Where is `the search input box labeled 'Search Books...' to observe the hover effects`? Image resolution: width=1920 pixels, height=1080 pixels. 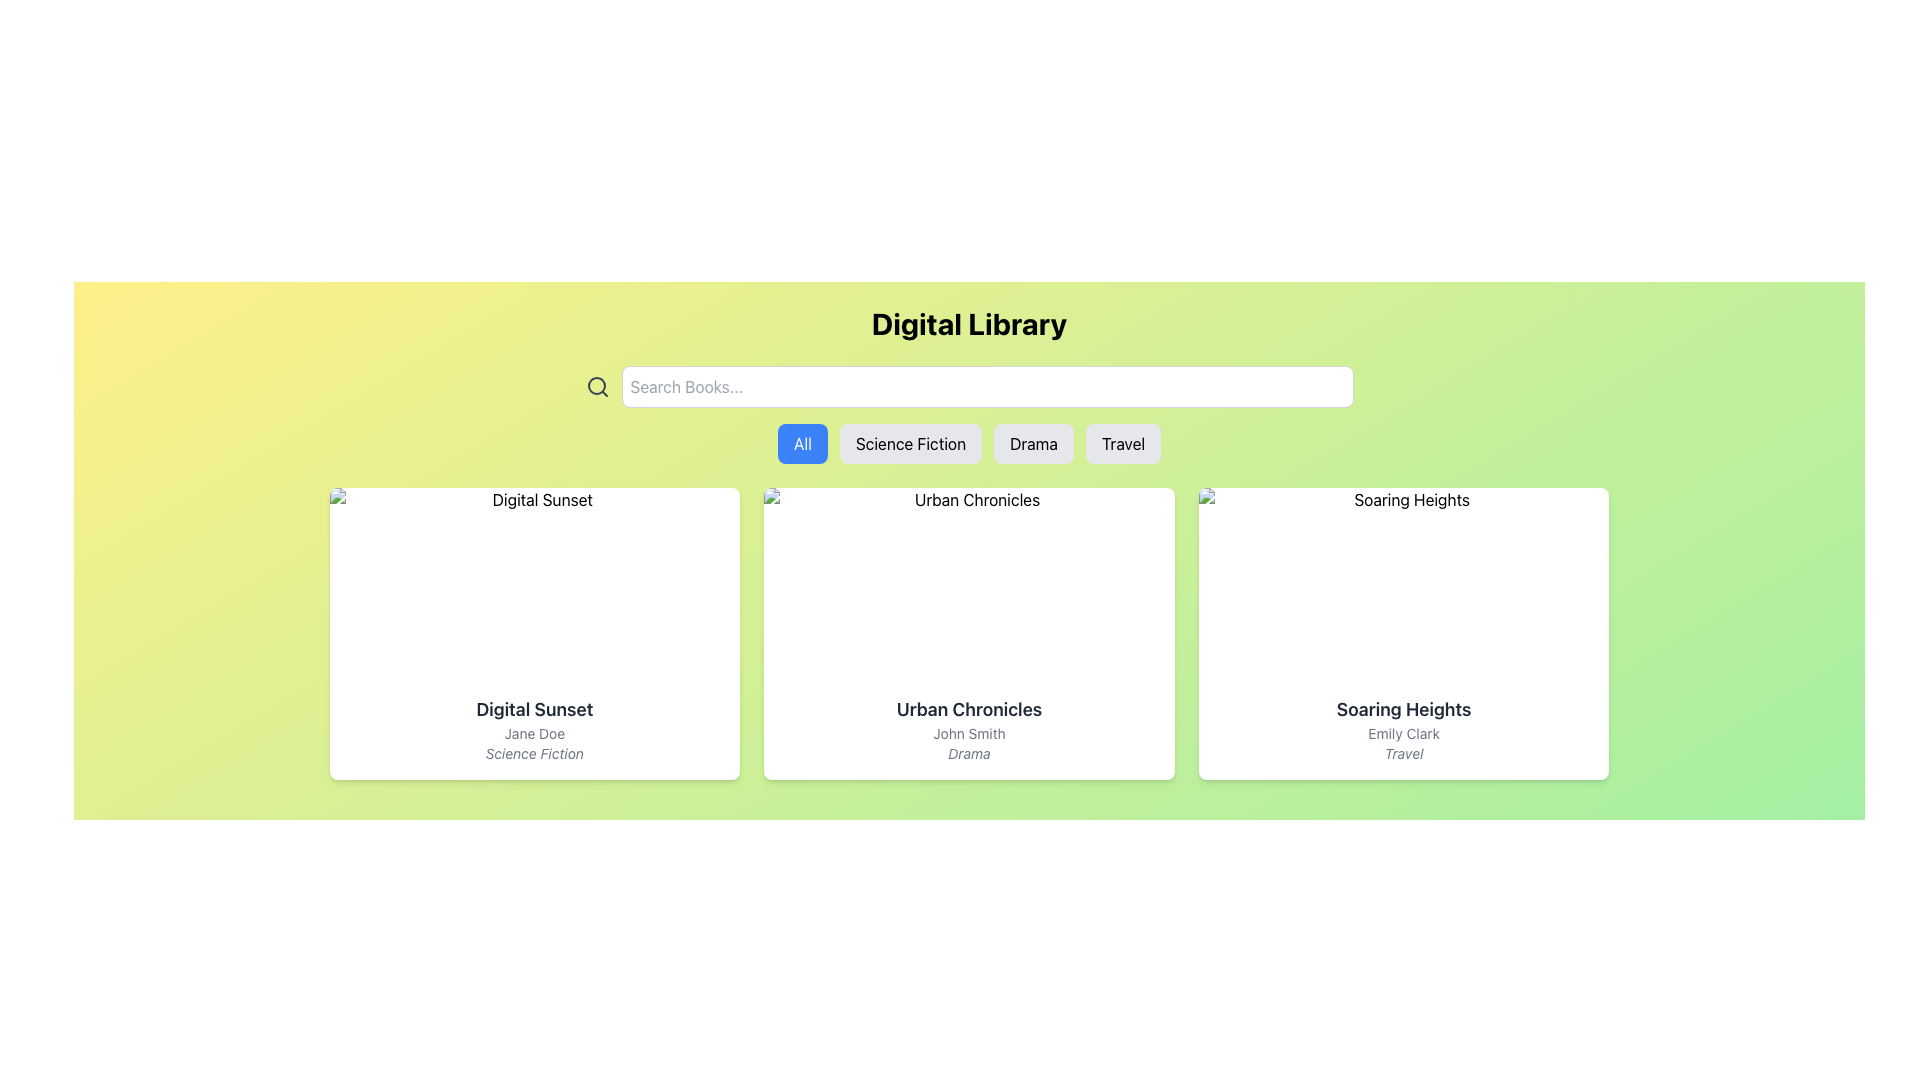
the search input box labeled 'Search Books...' to observe the hover effects is located at coordinates (987, 386).